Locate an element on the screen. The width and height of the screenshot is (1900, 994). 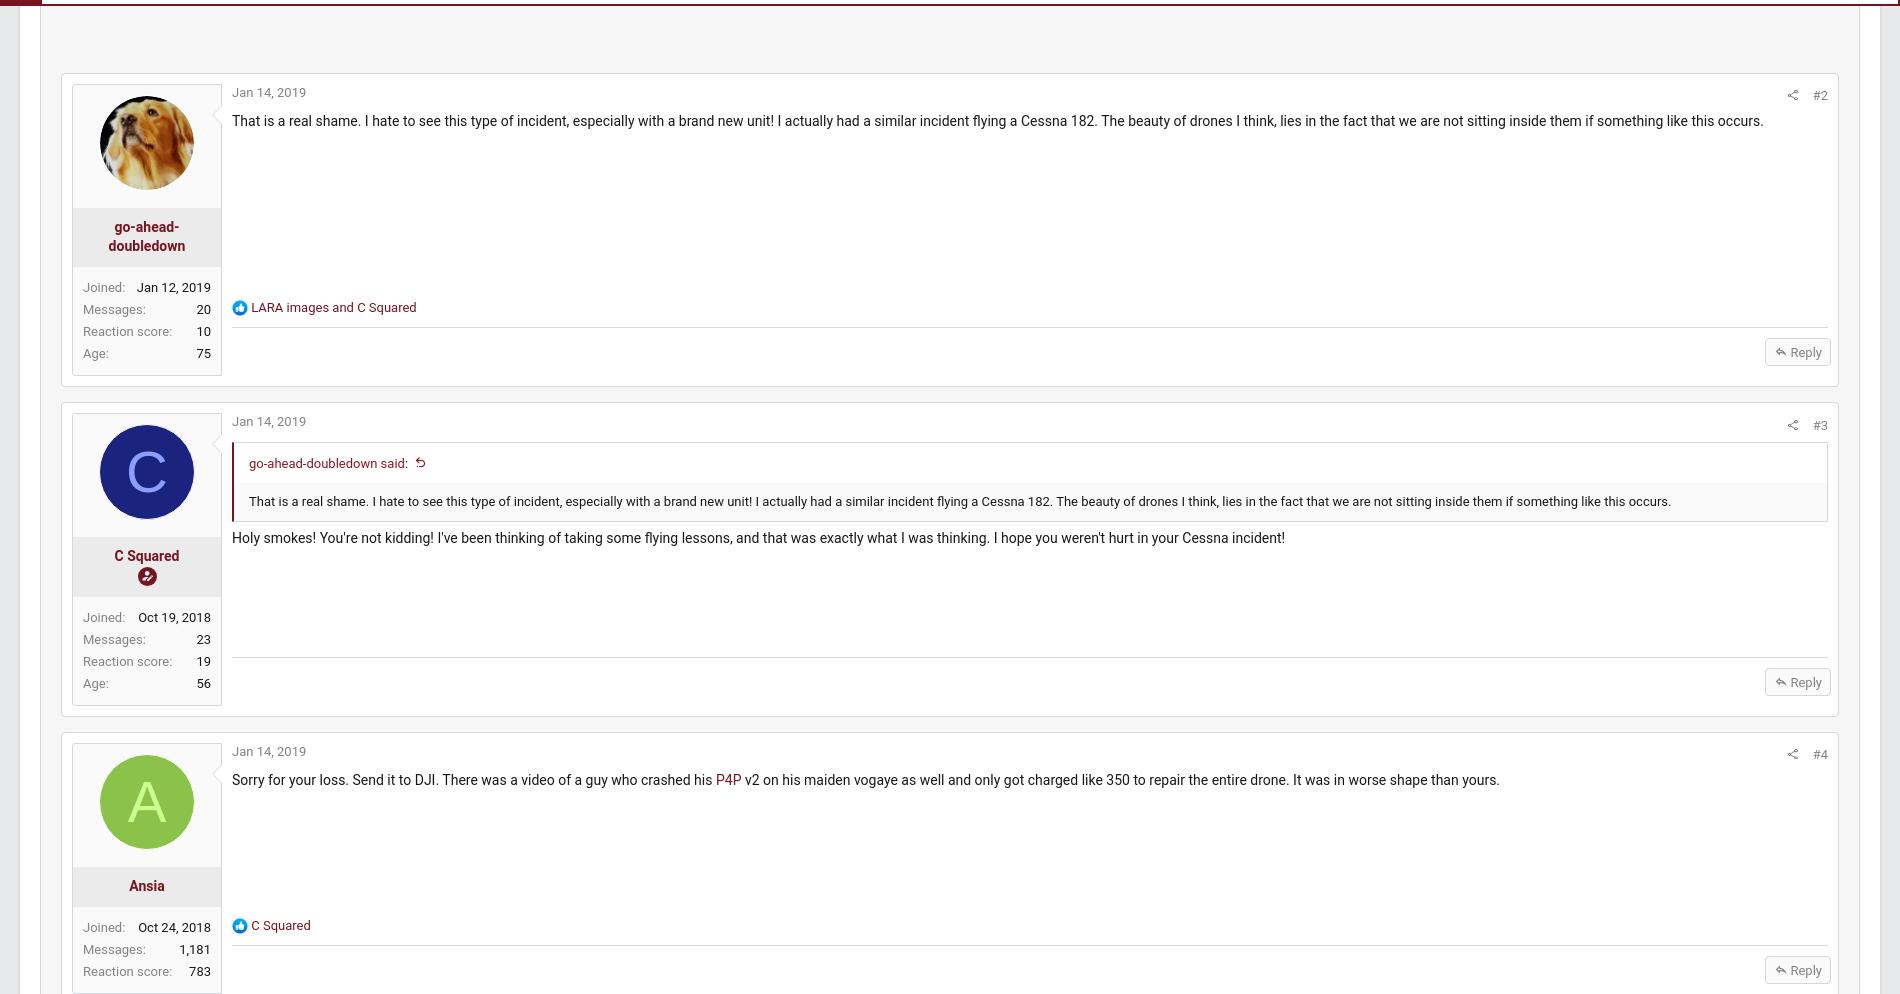
'Yesterday at 2:37 PM' is located at coordinates (1650, 369).